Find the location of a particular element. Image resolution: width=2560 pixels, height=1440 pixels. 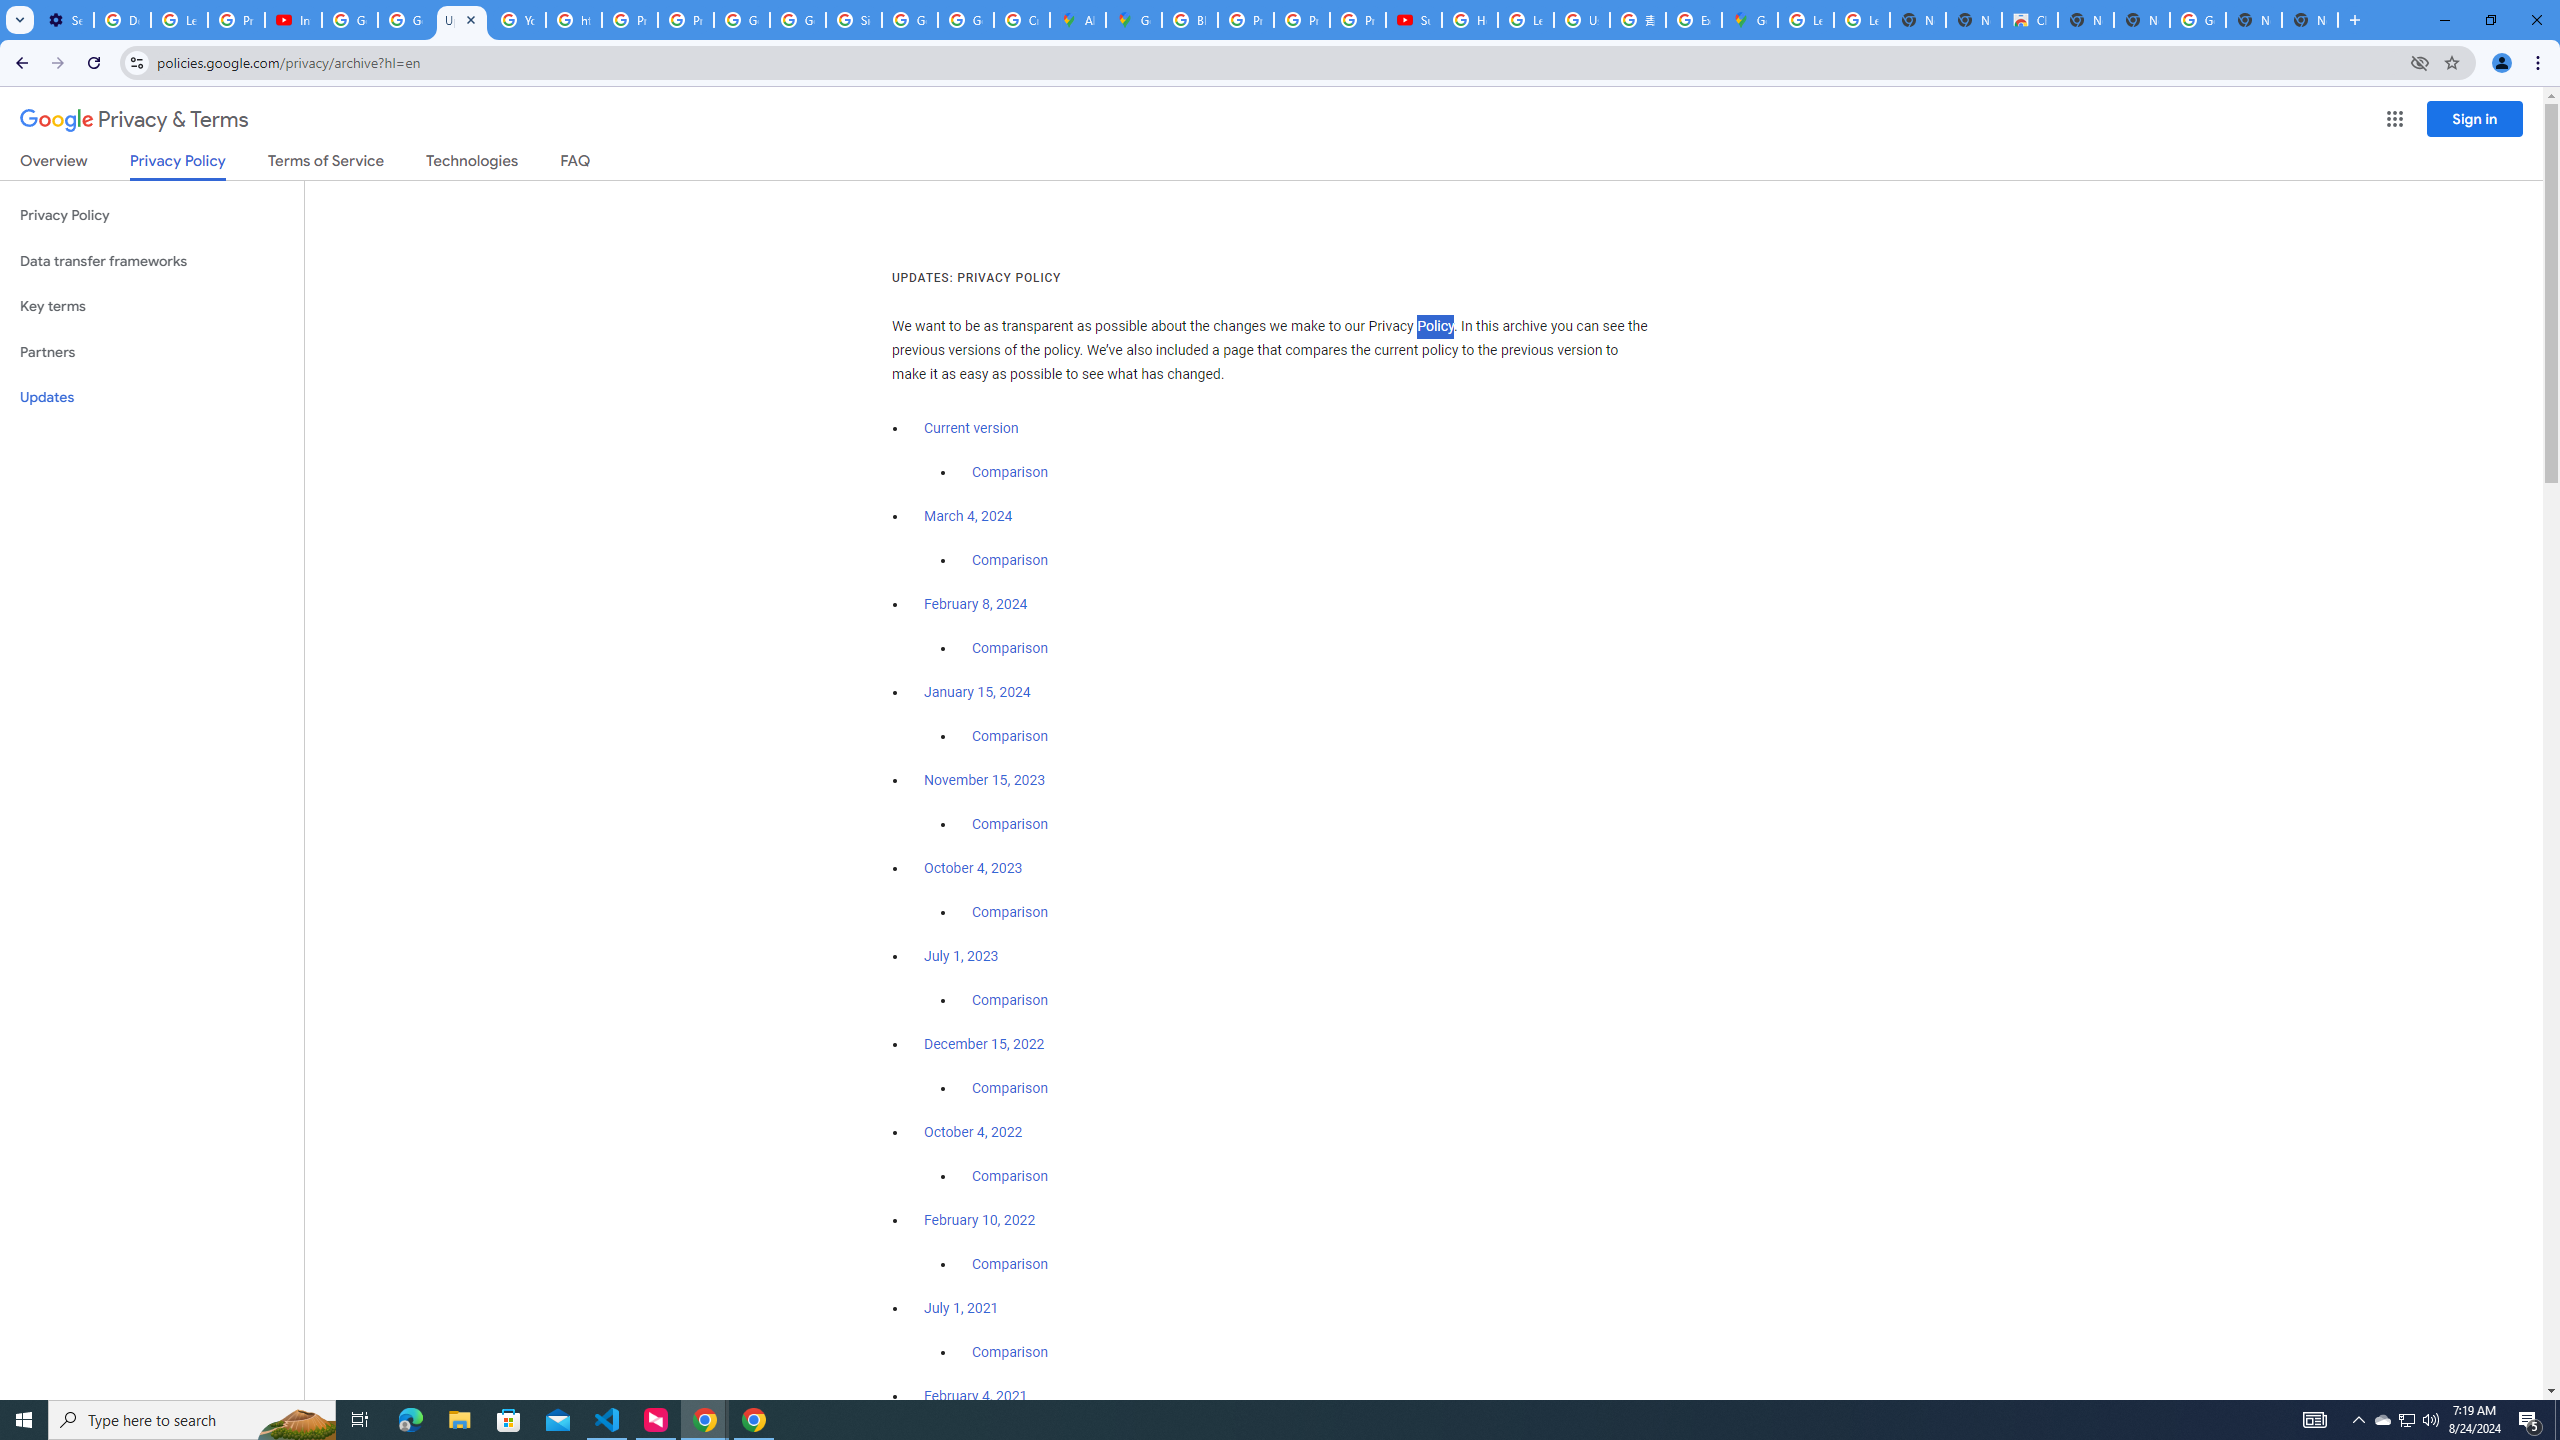

'New Tab' is located at coordinates (2310, 19).